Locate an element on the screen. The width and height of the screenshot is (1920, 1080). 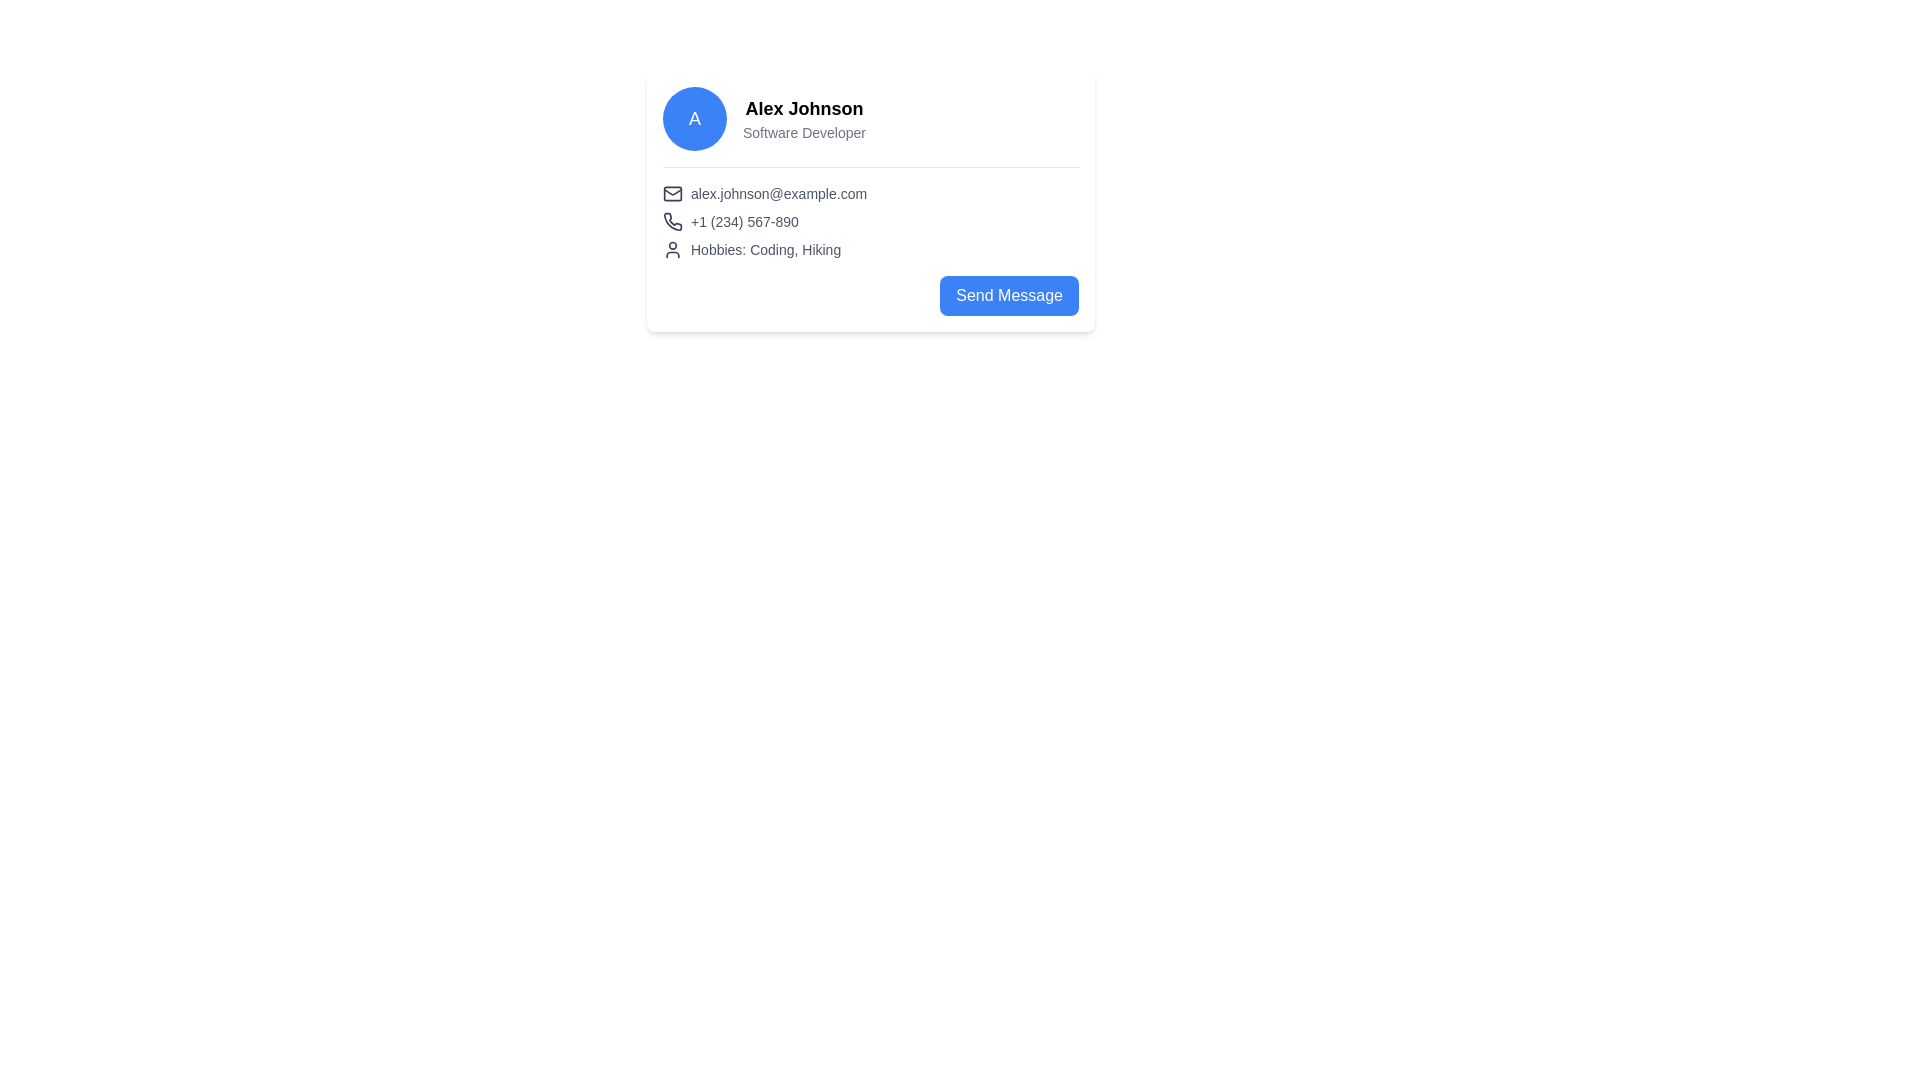
the text label 'Software Developer' that is styled in gray and positioned below 'Alex Johnson' in the contact card layout is located at coordinates (804, 132).